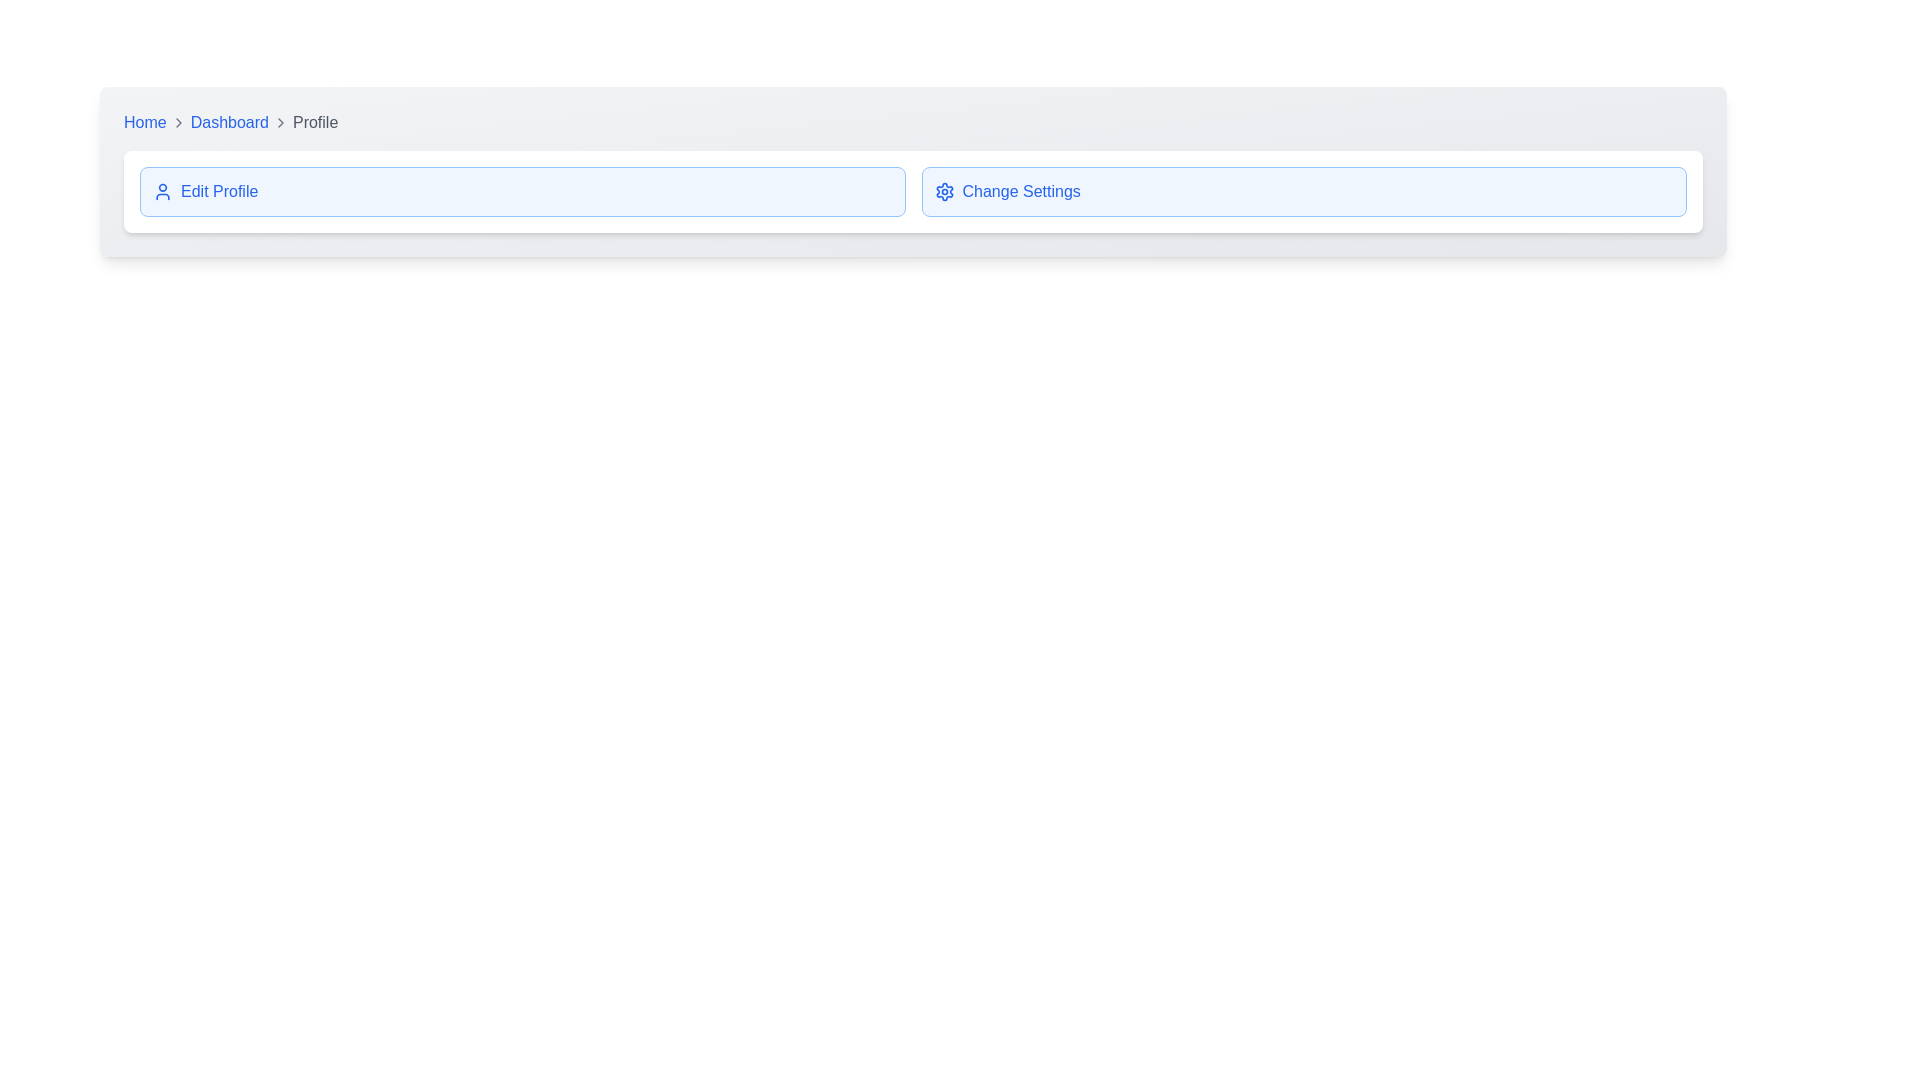 Image resolution: width=1920 pixels, height=1080 pixels. I want to click on the 'Profile' text label in the breadcrumb navigation bar, which is displayed in gray font and is the third sibling after 'Dashboard', so click(314, 123).